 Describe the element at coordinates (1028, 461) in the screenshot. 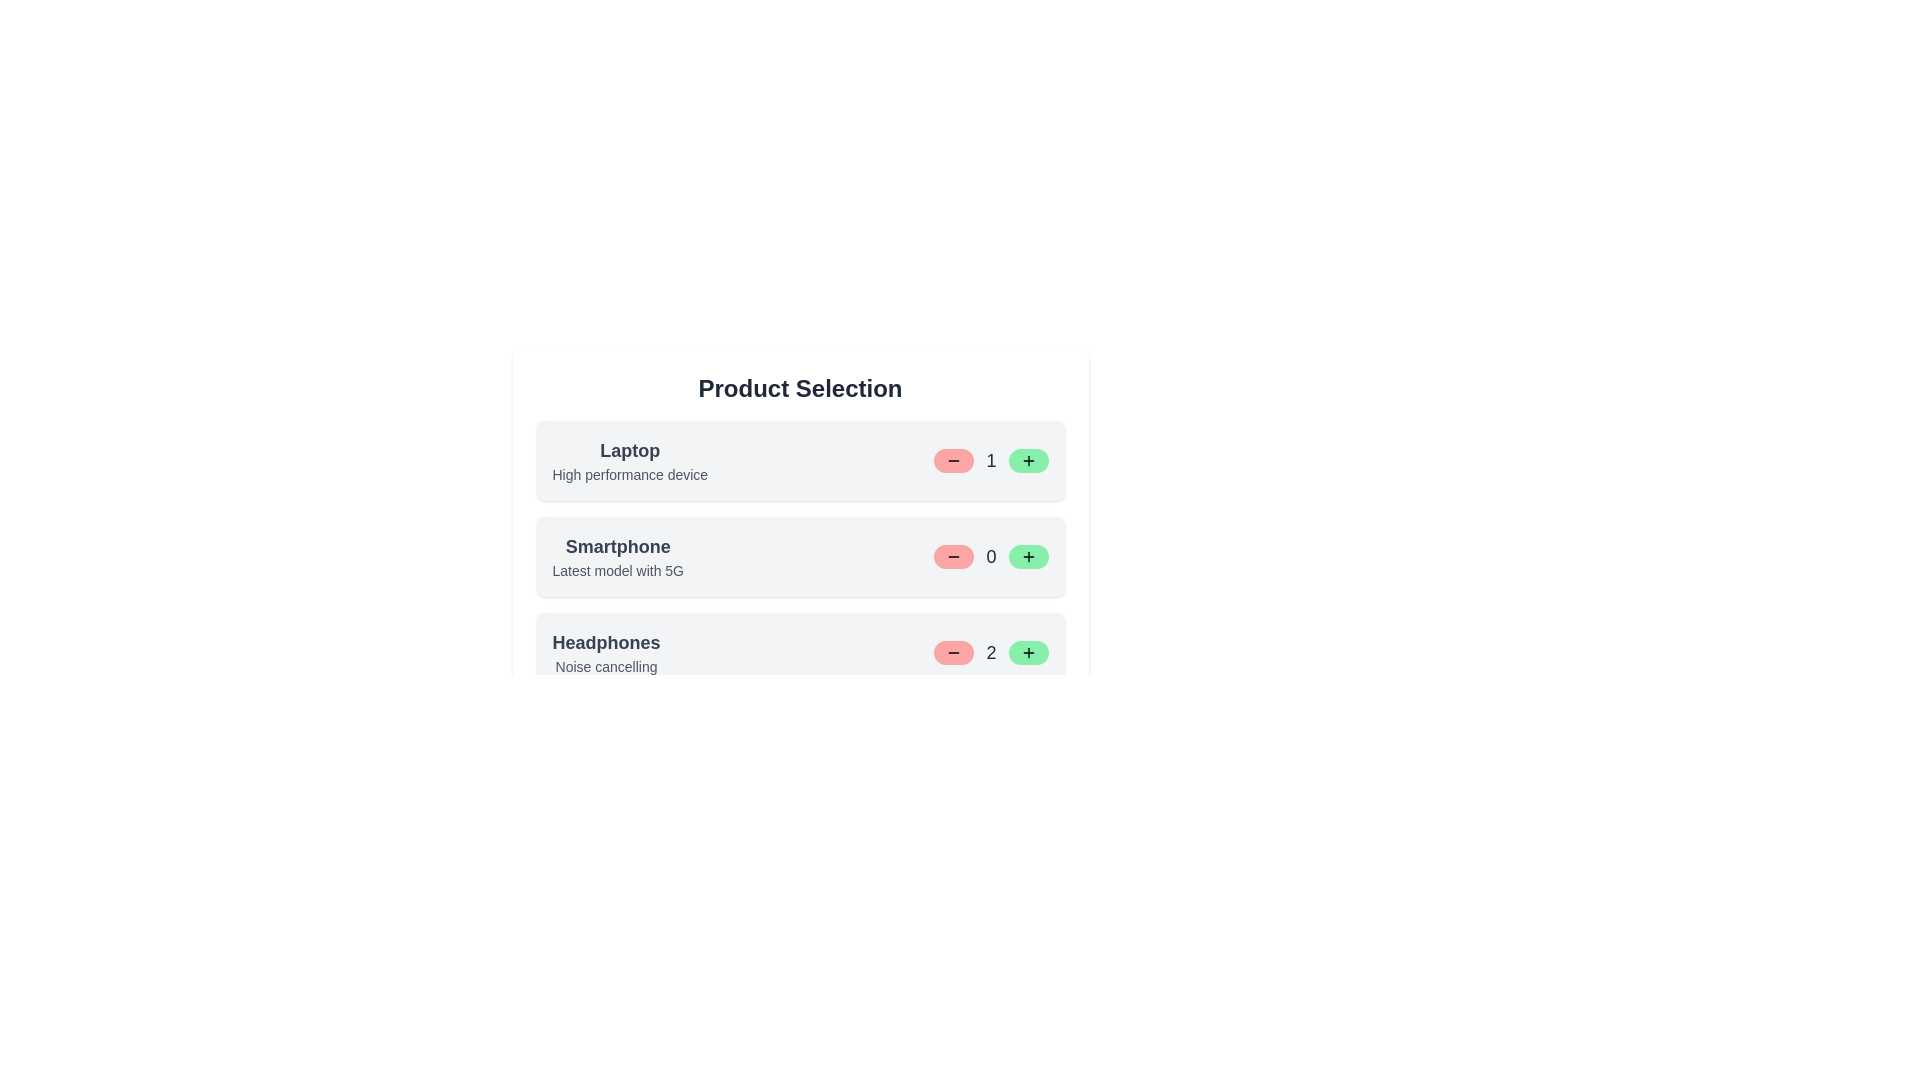

I see `increase button for the product with ID 1` at that location.